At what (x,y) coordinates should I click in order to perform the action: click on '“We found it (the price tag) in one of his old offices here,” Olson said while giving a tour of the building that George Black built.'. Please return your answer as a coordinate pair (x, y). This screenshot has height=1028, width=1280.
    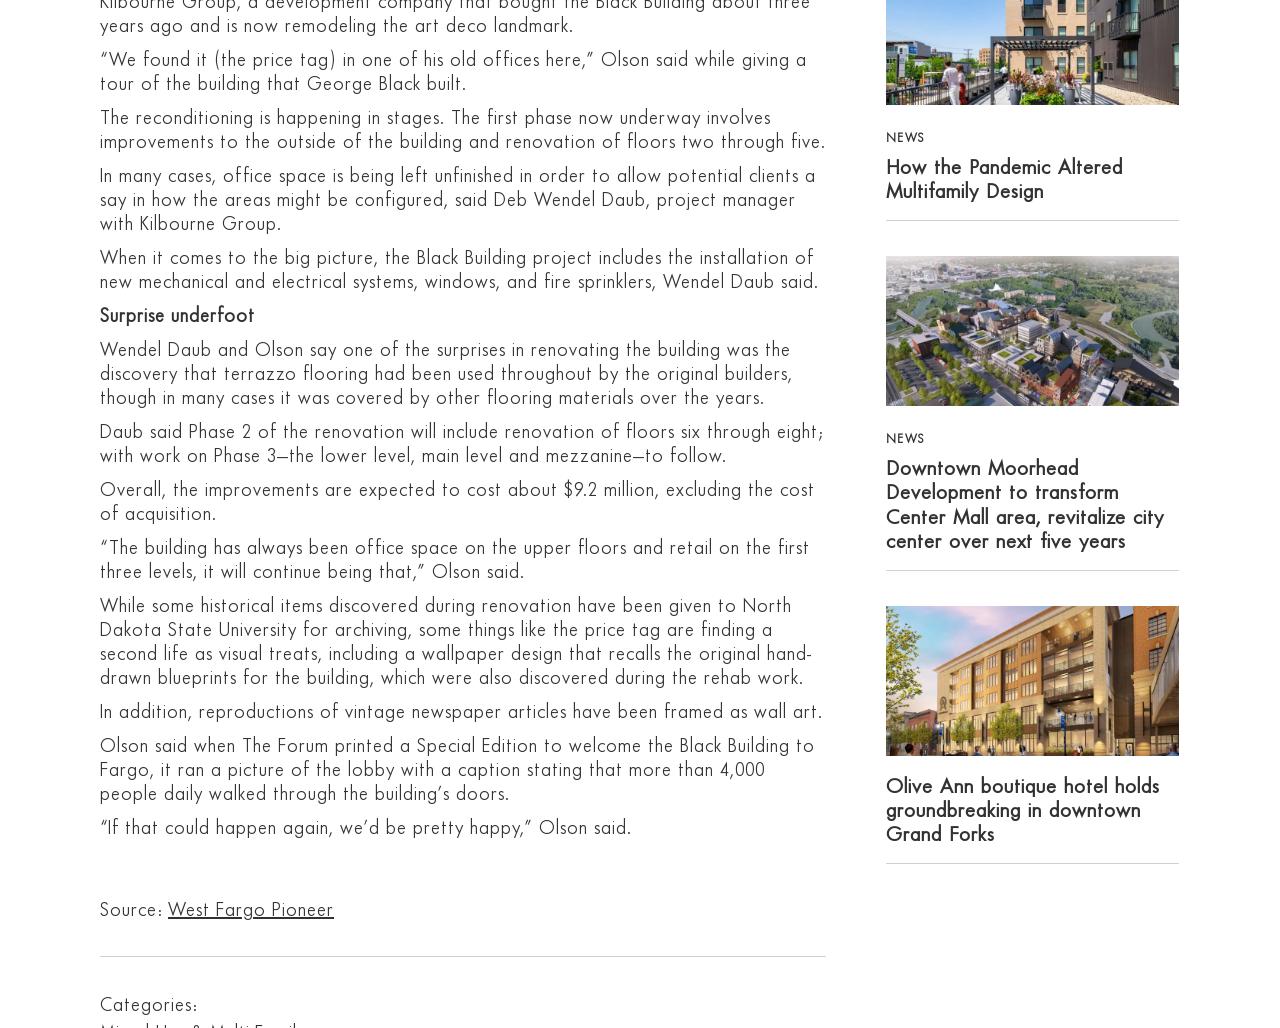
    Looking at the image, I should click on (452, 70).